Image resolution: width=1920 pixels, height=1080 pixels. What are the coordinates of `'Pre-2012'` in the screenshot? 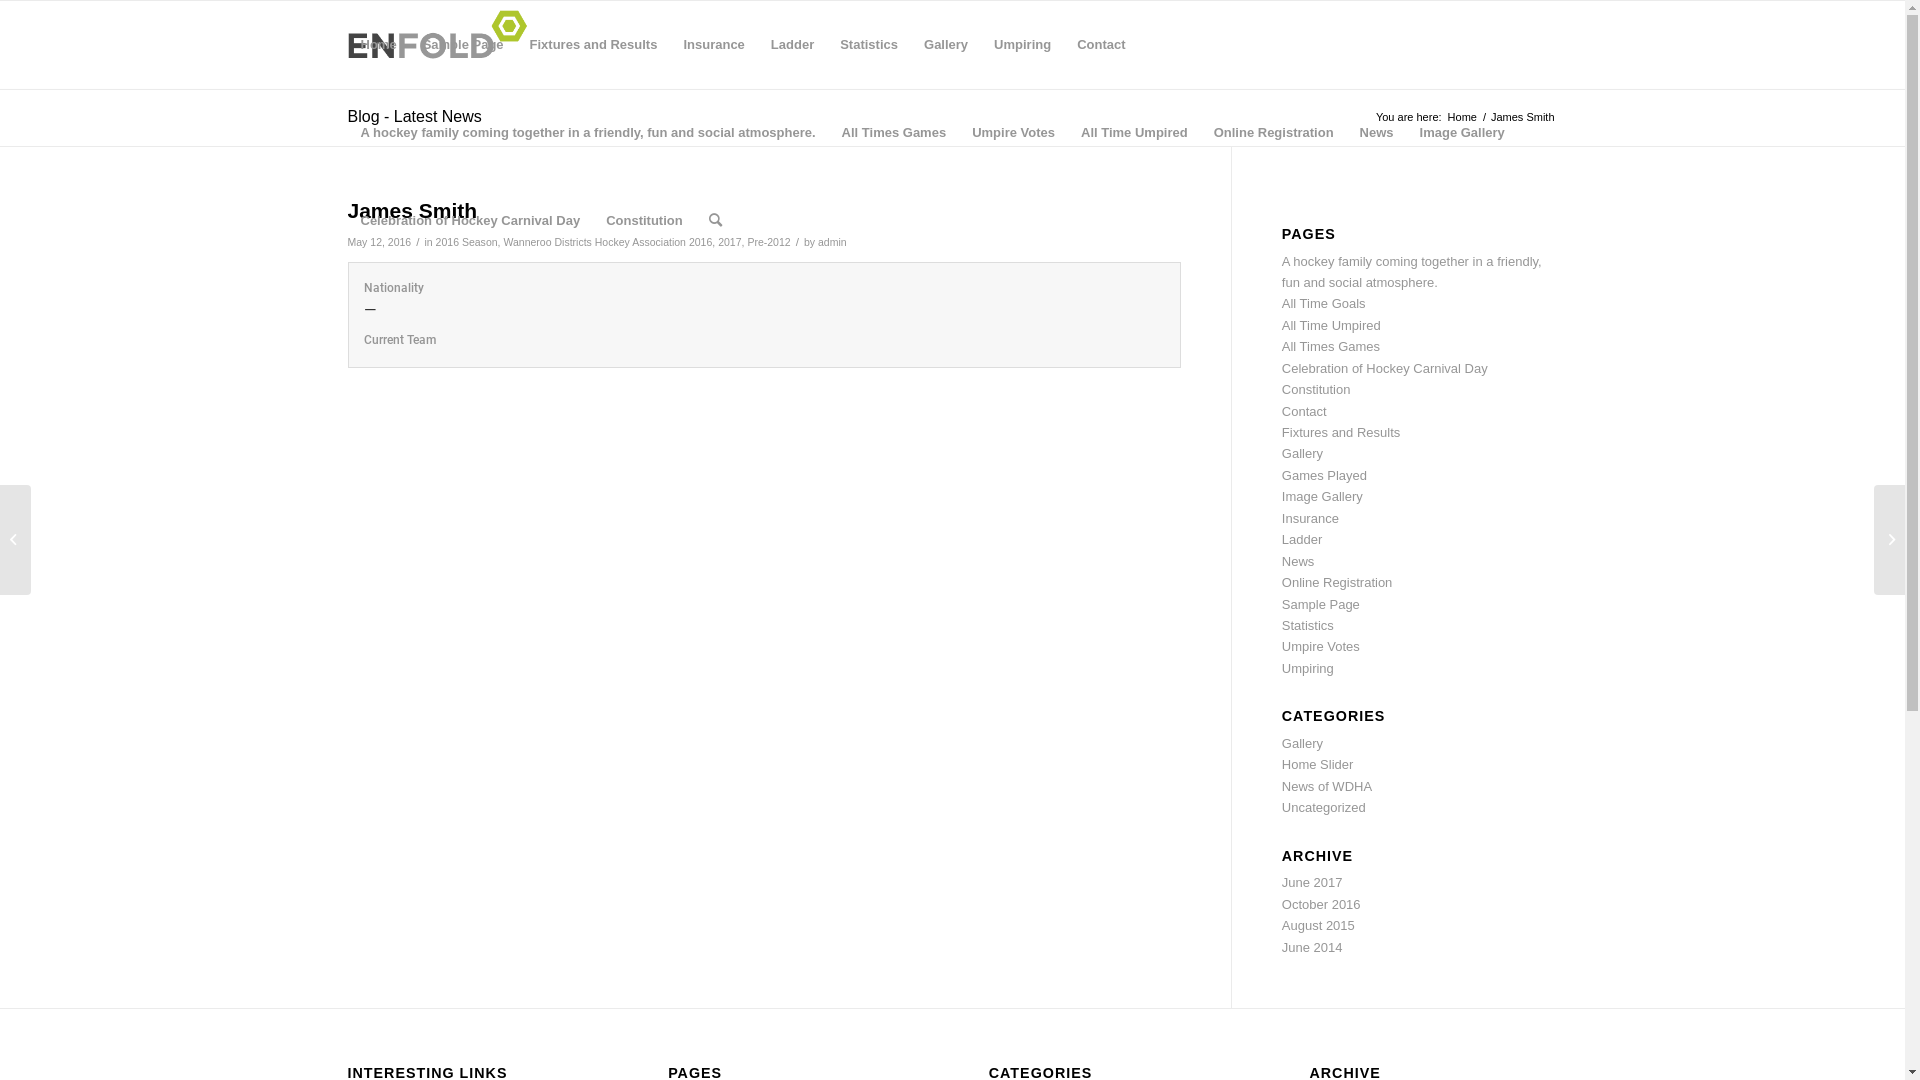 It's located at (767, 241).